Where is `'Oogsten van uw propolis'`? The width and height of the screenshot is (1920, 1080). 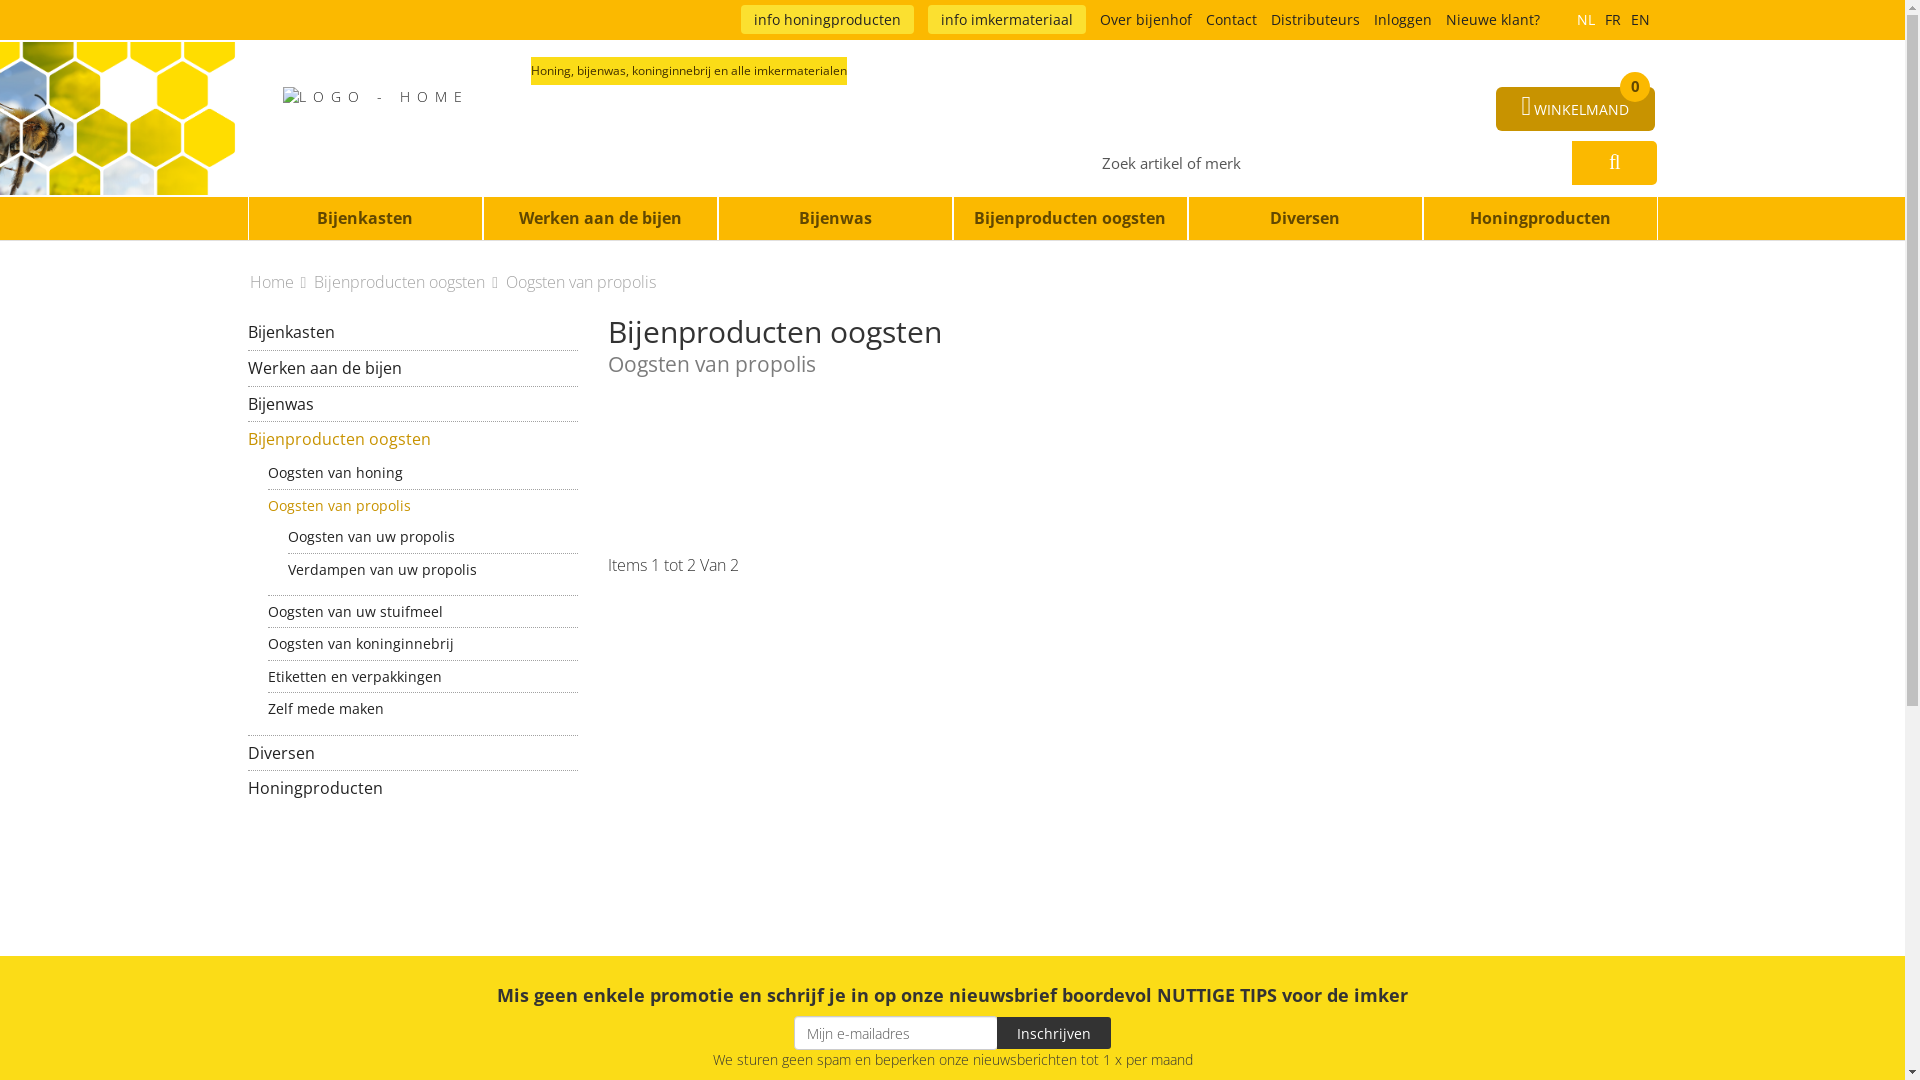 'Oogsten van uw propolis' is located at coordinates (287, 535).